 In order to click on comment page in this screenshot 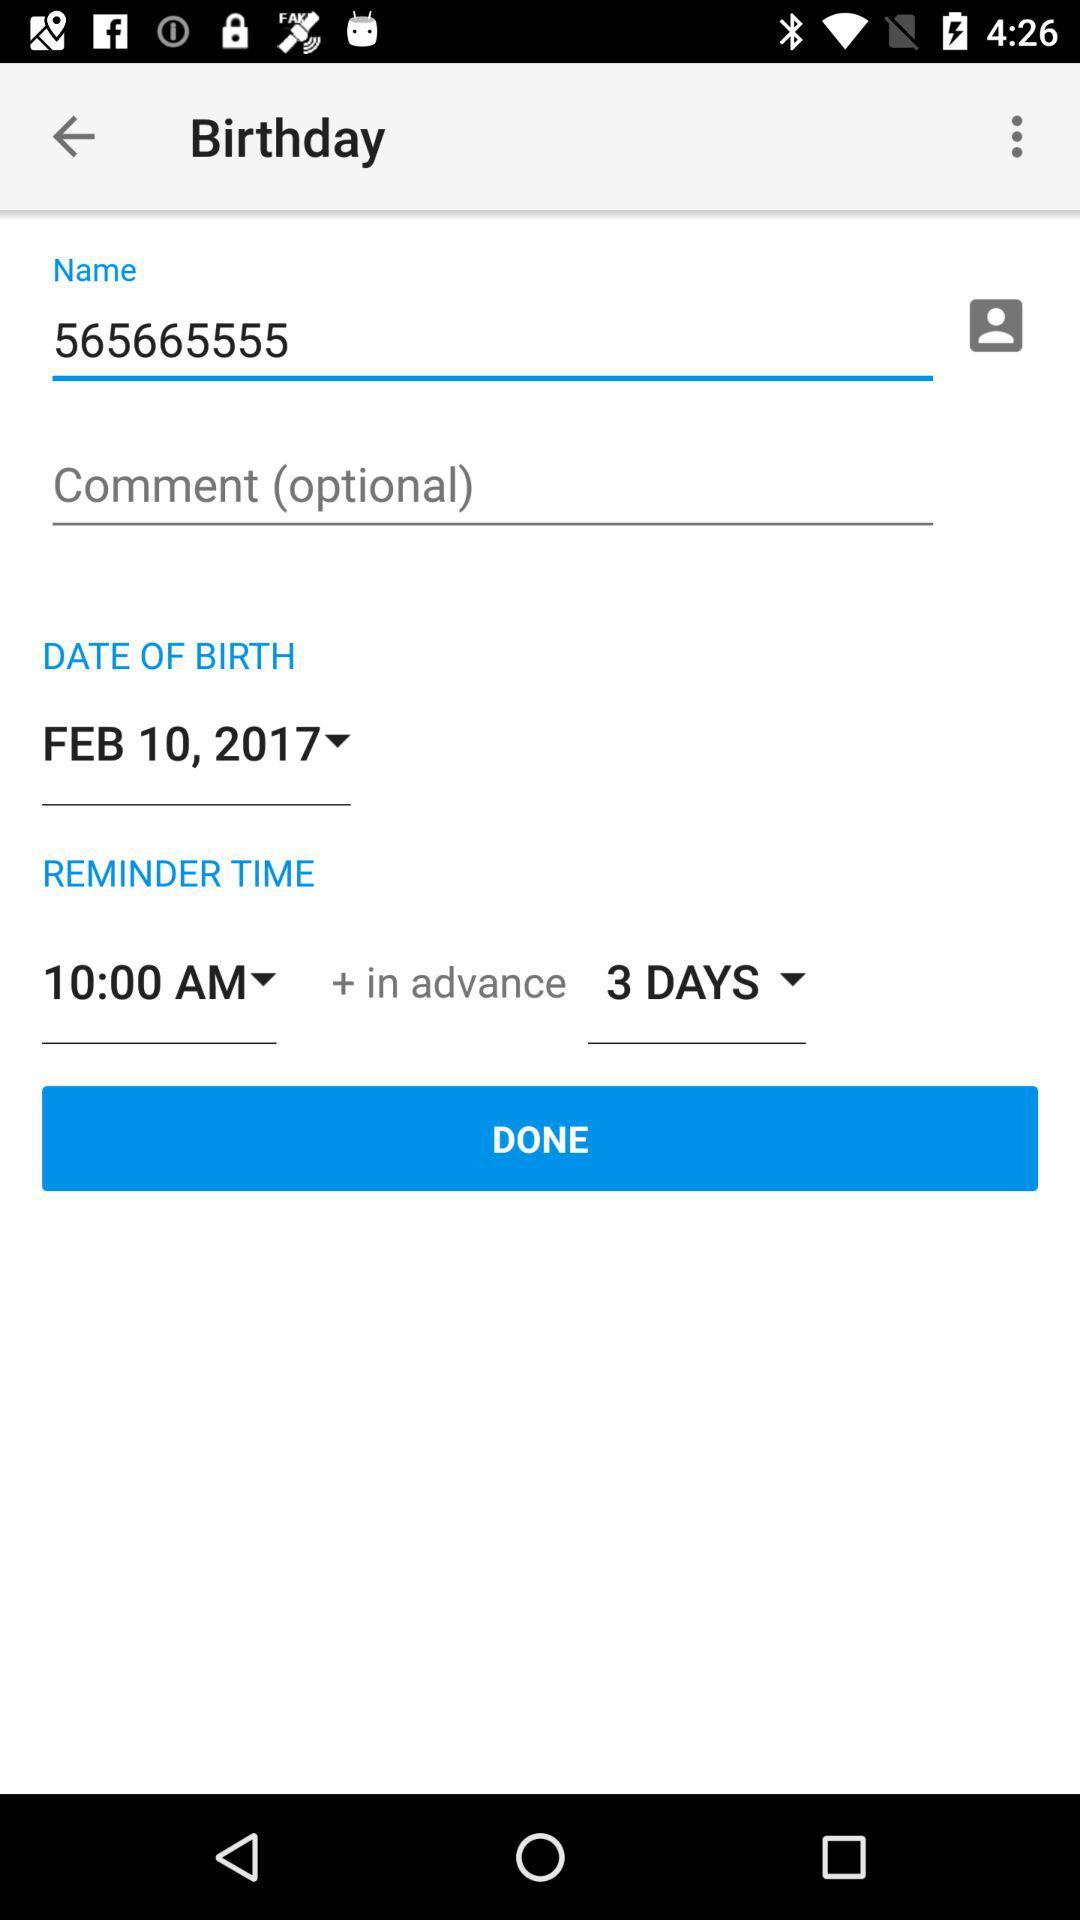, I will do `click(492, 486)`.